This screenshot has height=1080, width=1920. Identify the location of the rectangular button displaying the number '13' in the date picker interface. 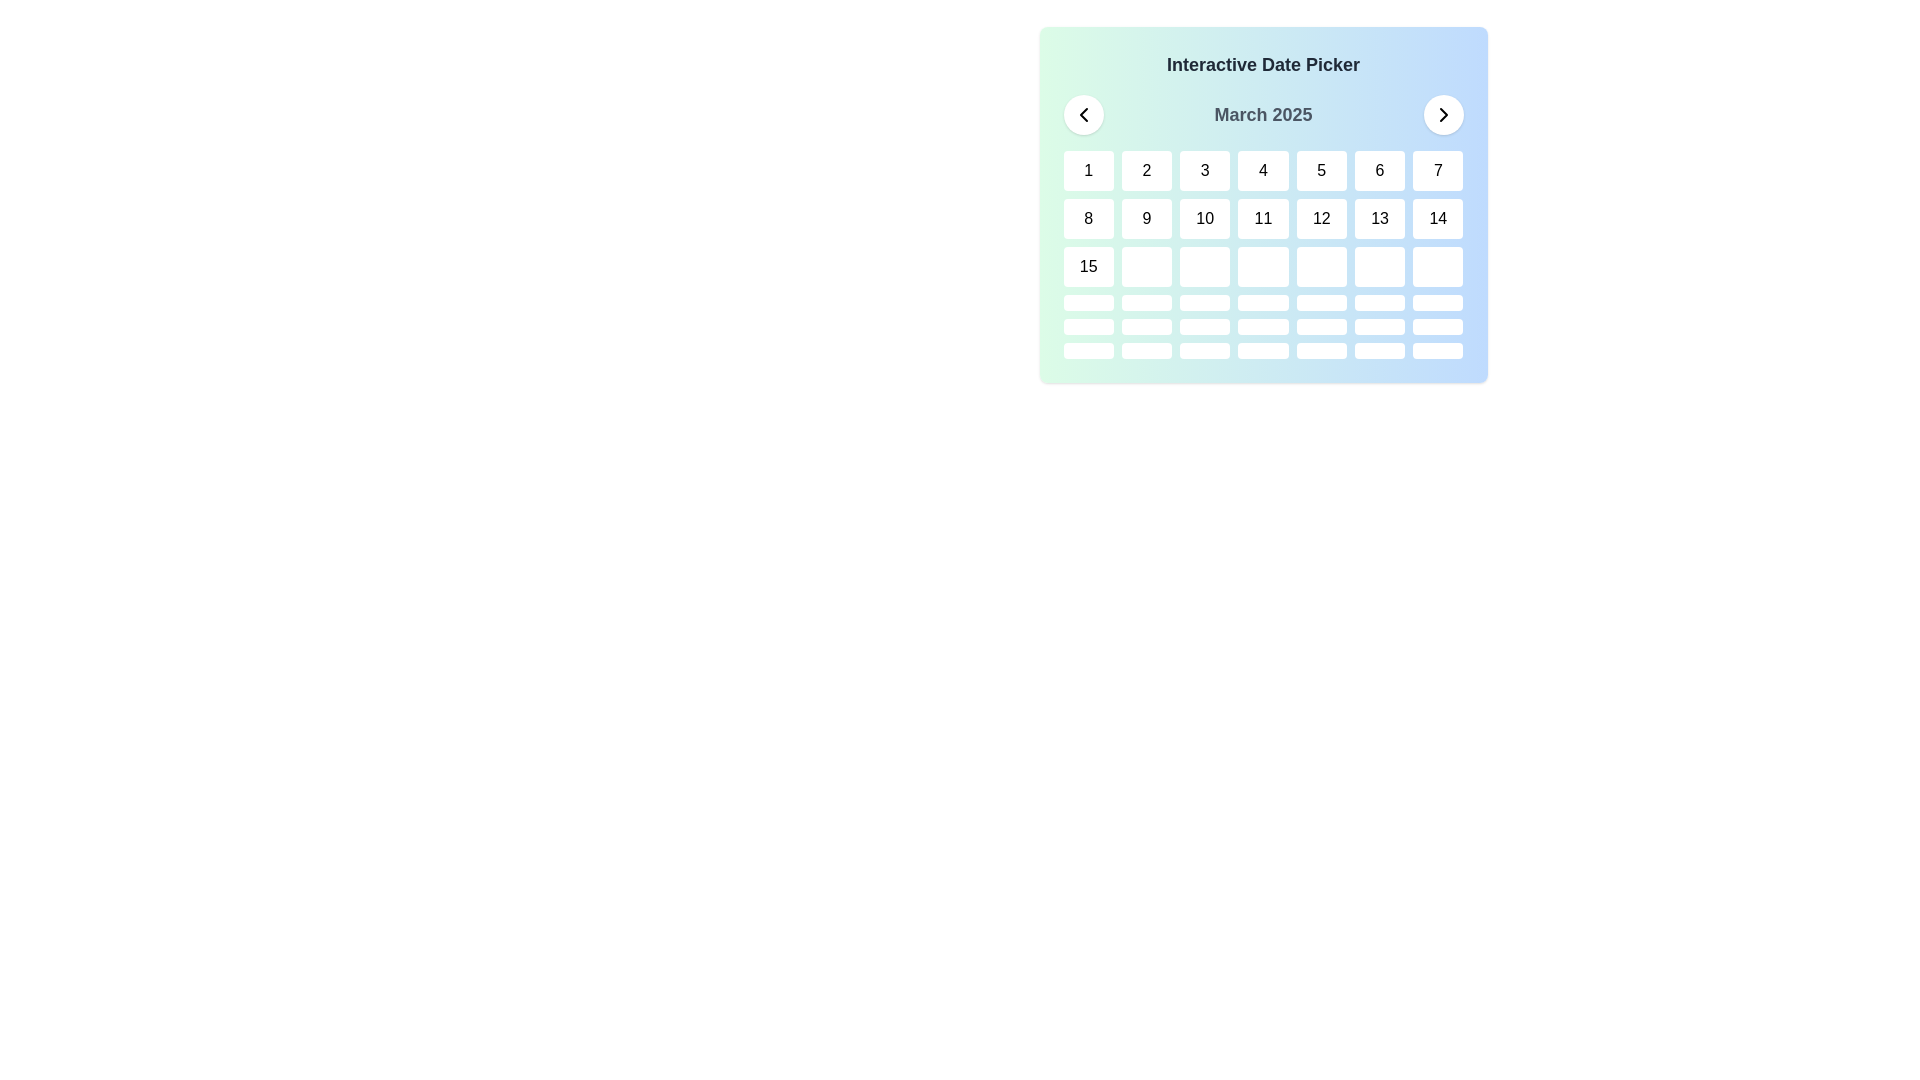
(1379, 219).